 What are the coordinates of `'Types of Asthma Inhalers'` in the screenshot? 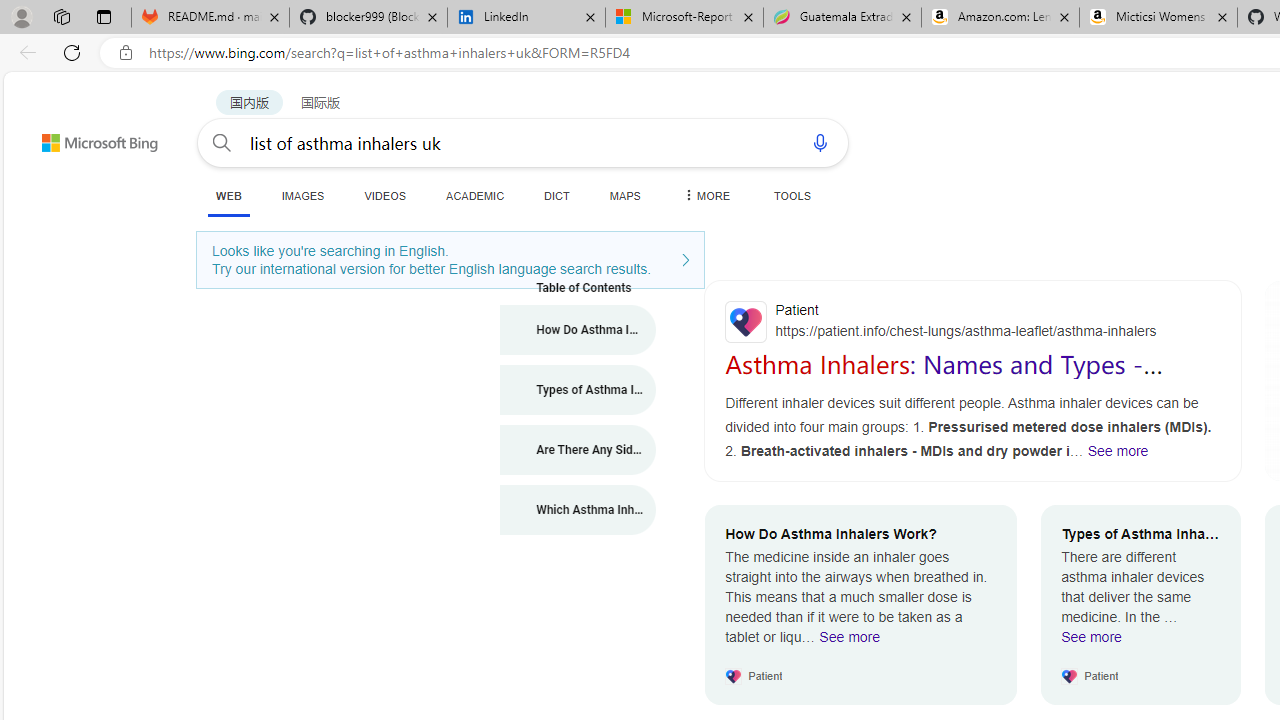 It's located at (577, 389).